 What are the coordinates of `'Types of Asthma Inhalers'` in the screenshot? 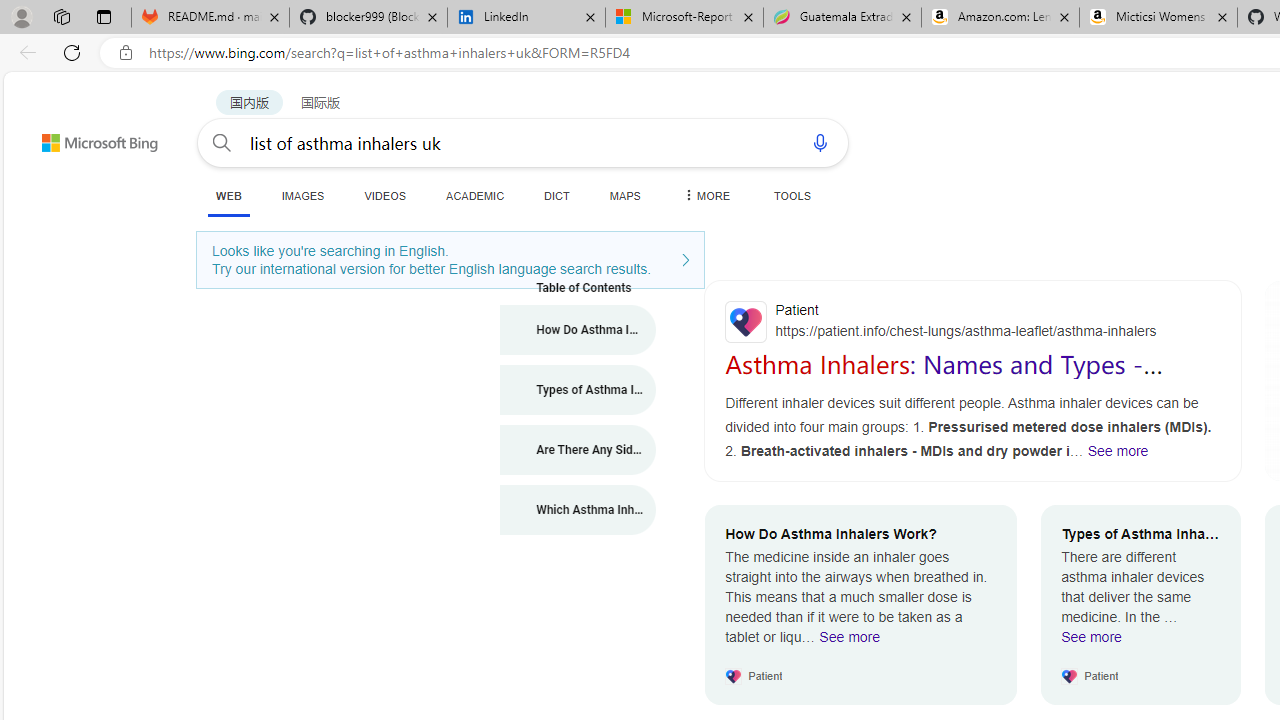 It's located at (577, 389).